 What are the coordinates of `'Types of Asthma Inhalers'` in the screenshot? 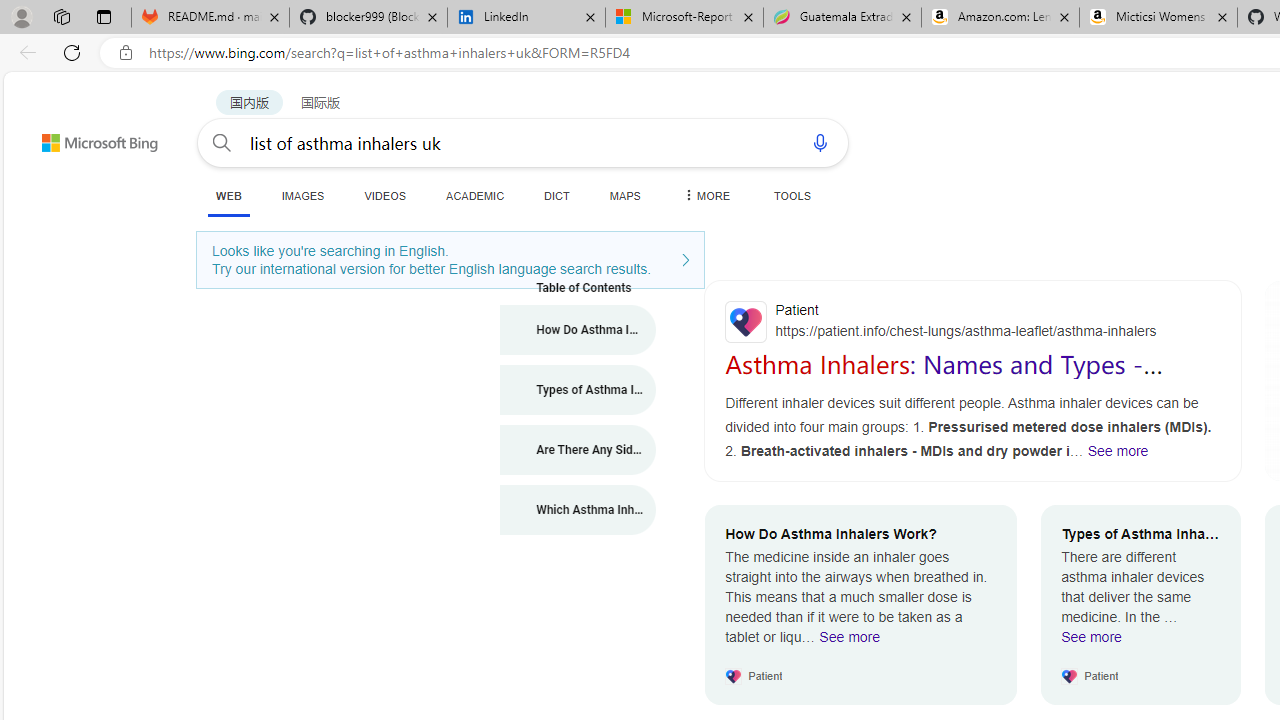 It's located at (577, 389).